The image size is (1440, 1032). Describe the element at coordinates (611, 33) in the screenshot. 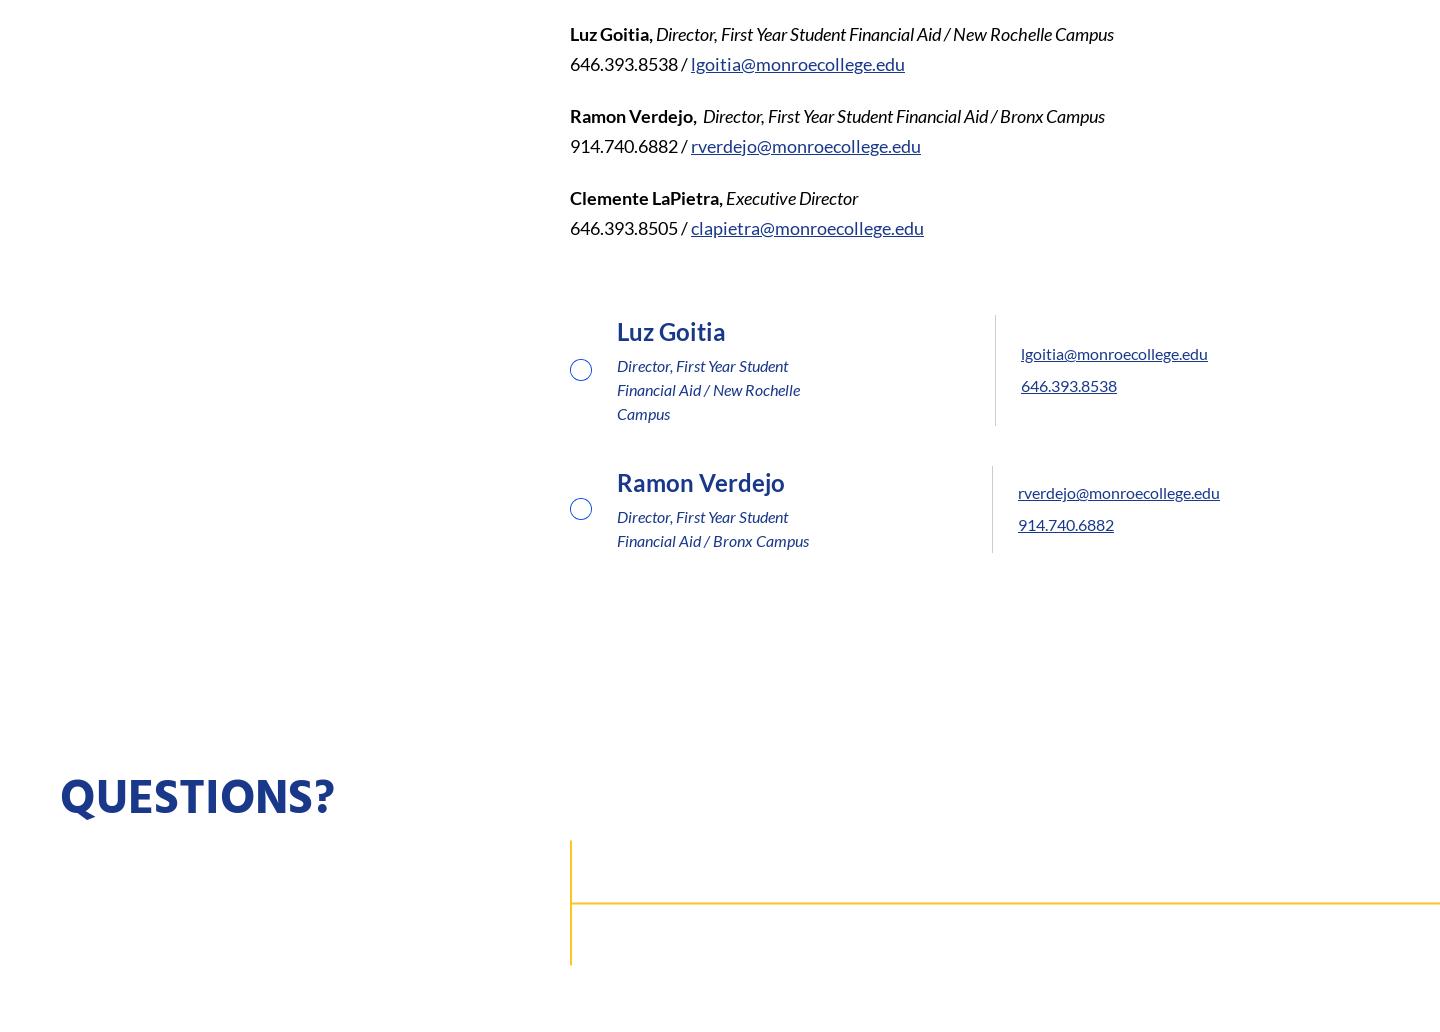

I see `'Luz Goitia,'` at that location.